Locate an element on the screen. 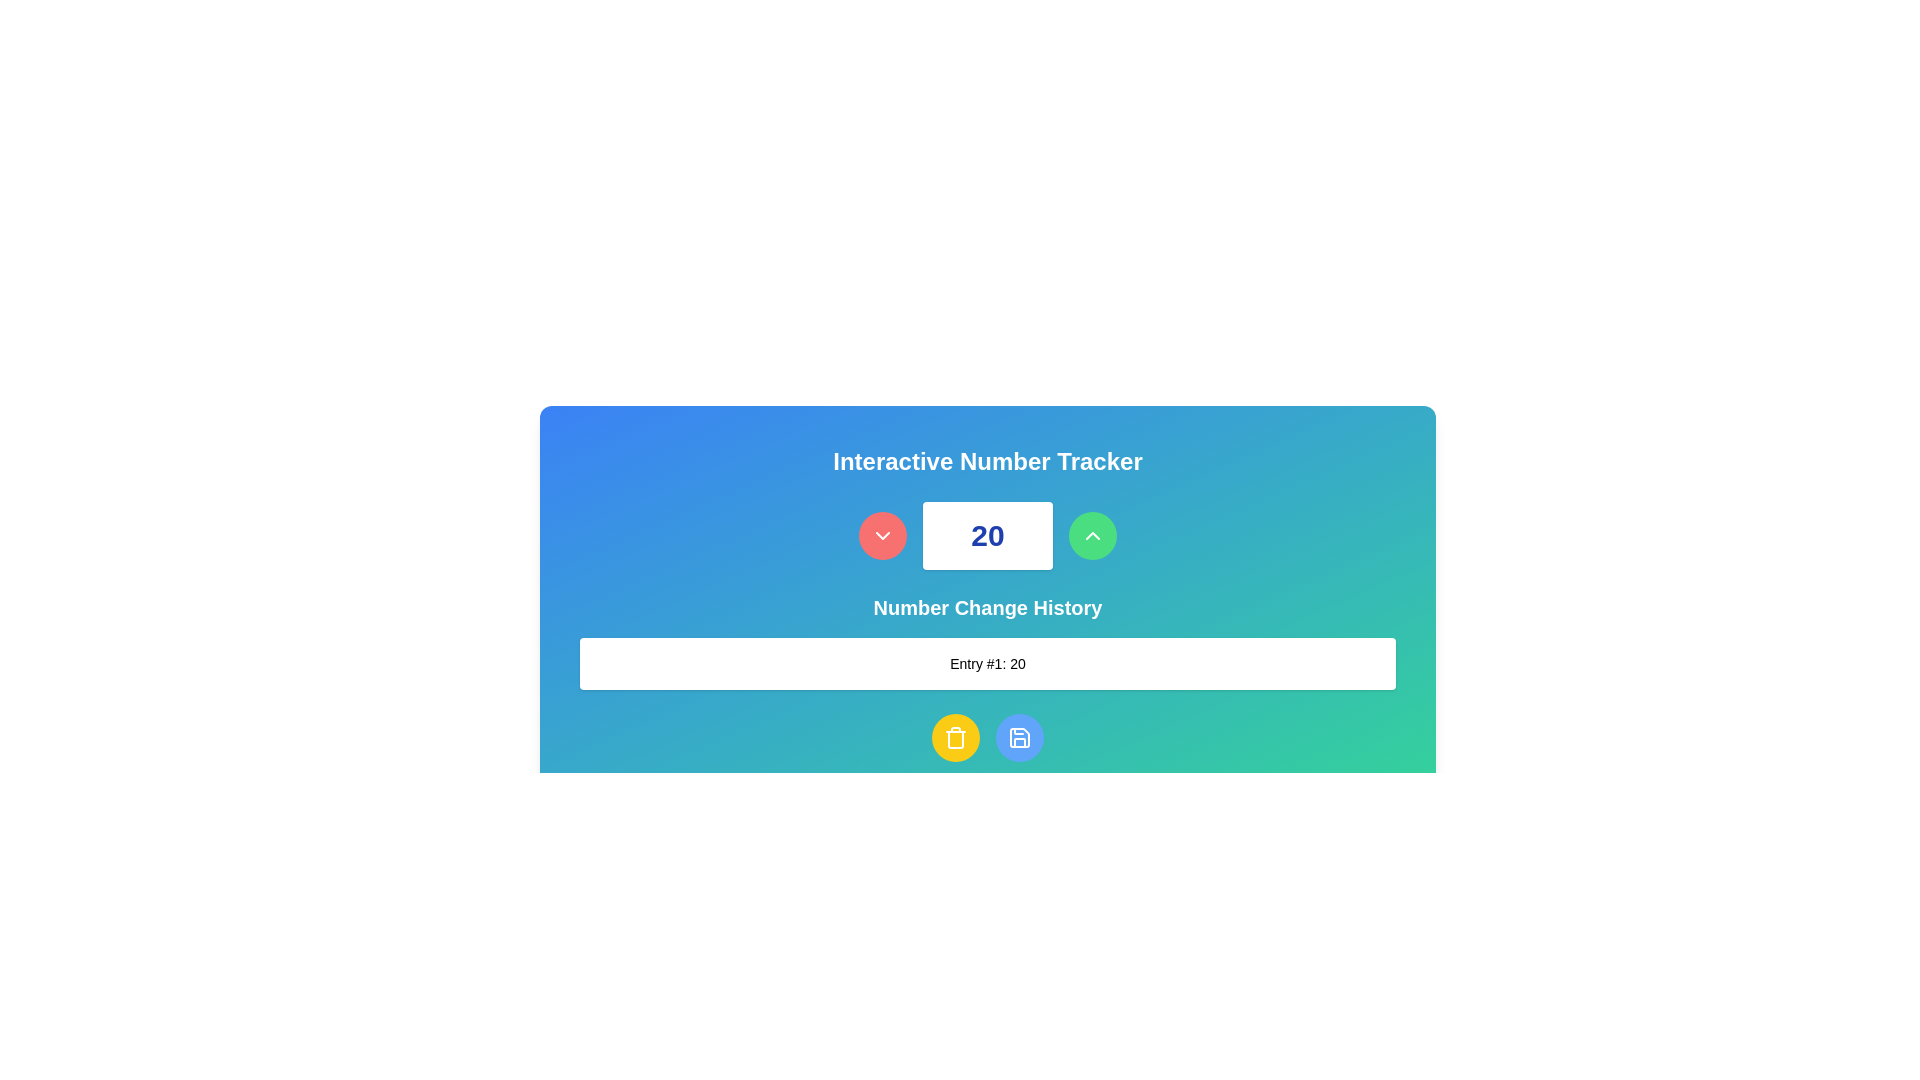  the delete button located at the center-bottom of the interface, which is the first button among its siblings and is next to a circular button with a blue background and a save icon is located at coordinates (954, 737).